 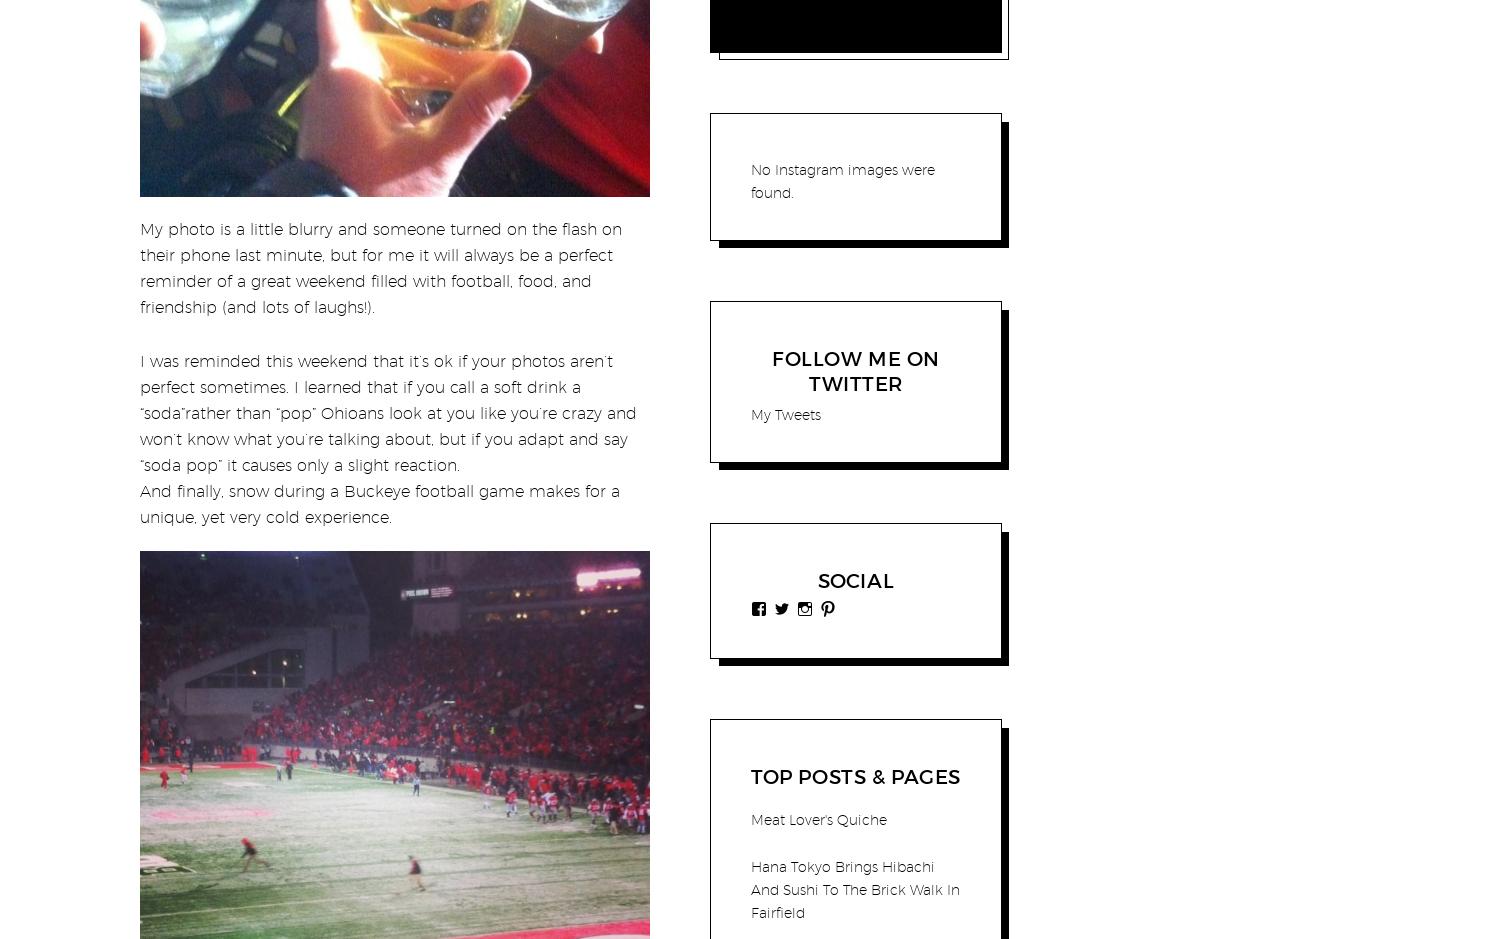 What do you see at coordinates (855, 776) in the screenshot?
I see `'Top Posts & Pages'` at bounding box center [855, 776].